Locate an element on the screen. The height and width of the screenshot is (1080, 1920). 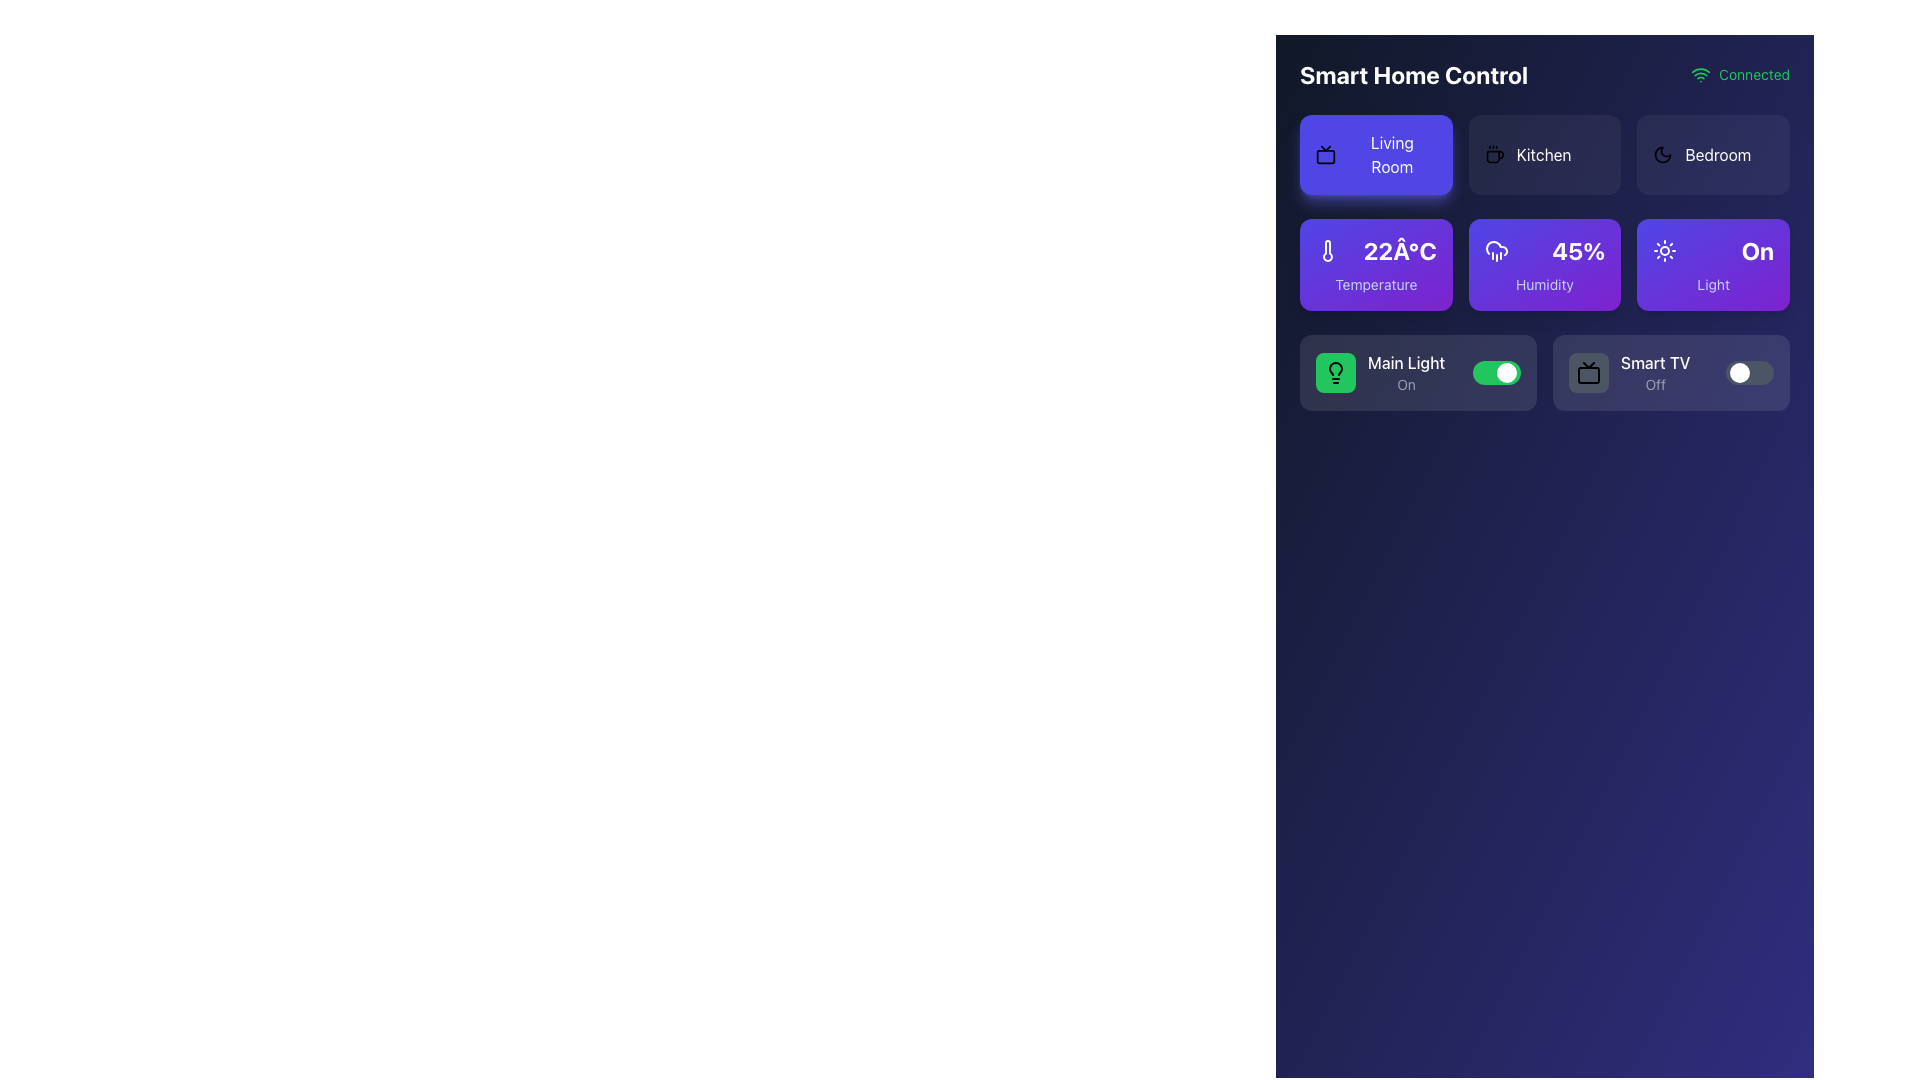
the 'Main Light' status label and indicator that shows the current state as 'On', which is located in the leftmost card section of the interface, adjacent to a green lightbulb icon and a toggle switch is located at coordinates (1405, 373).